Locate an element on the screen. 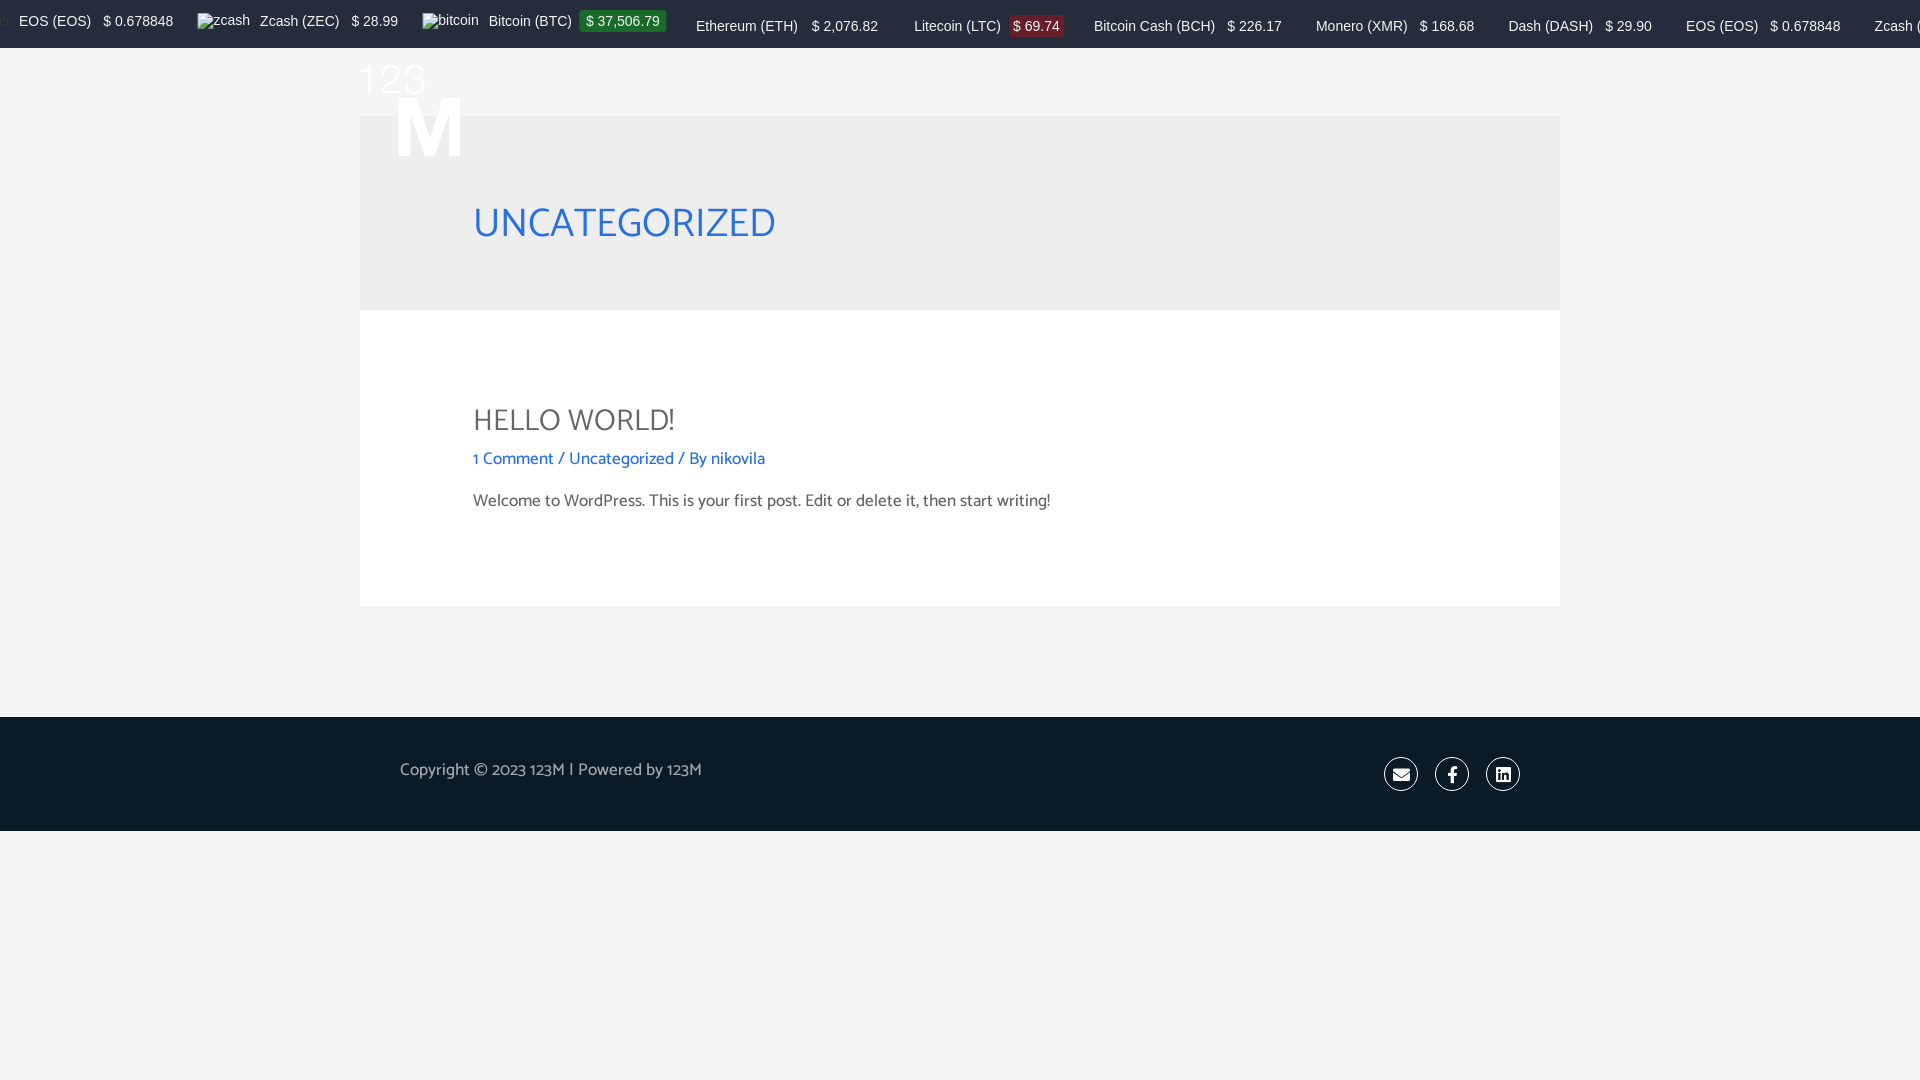  'HELLO WORLD!' is located at coordinates (572, 420).